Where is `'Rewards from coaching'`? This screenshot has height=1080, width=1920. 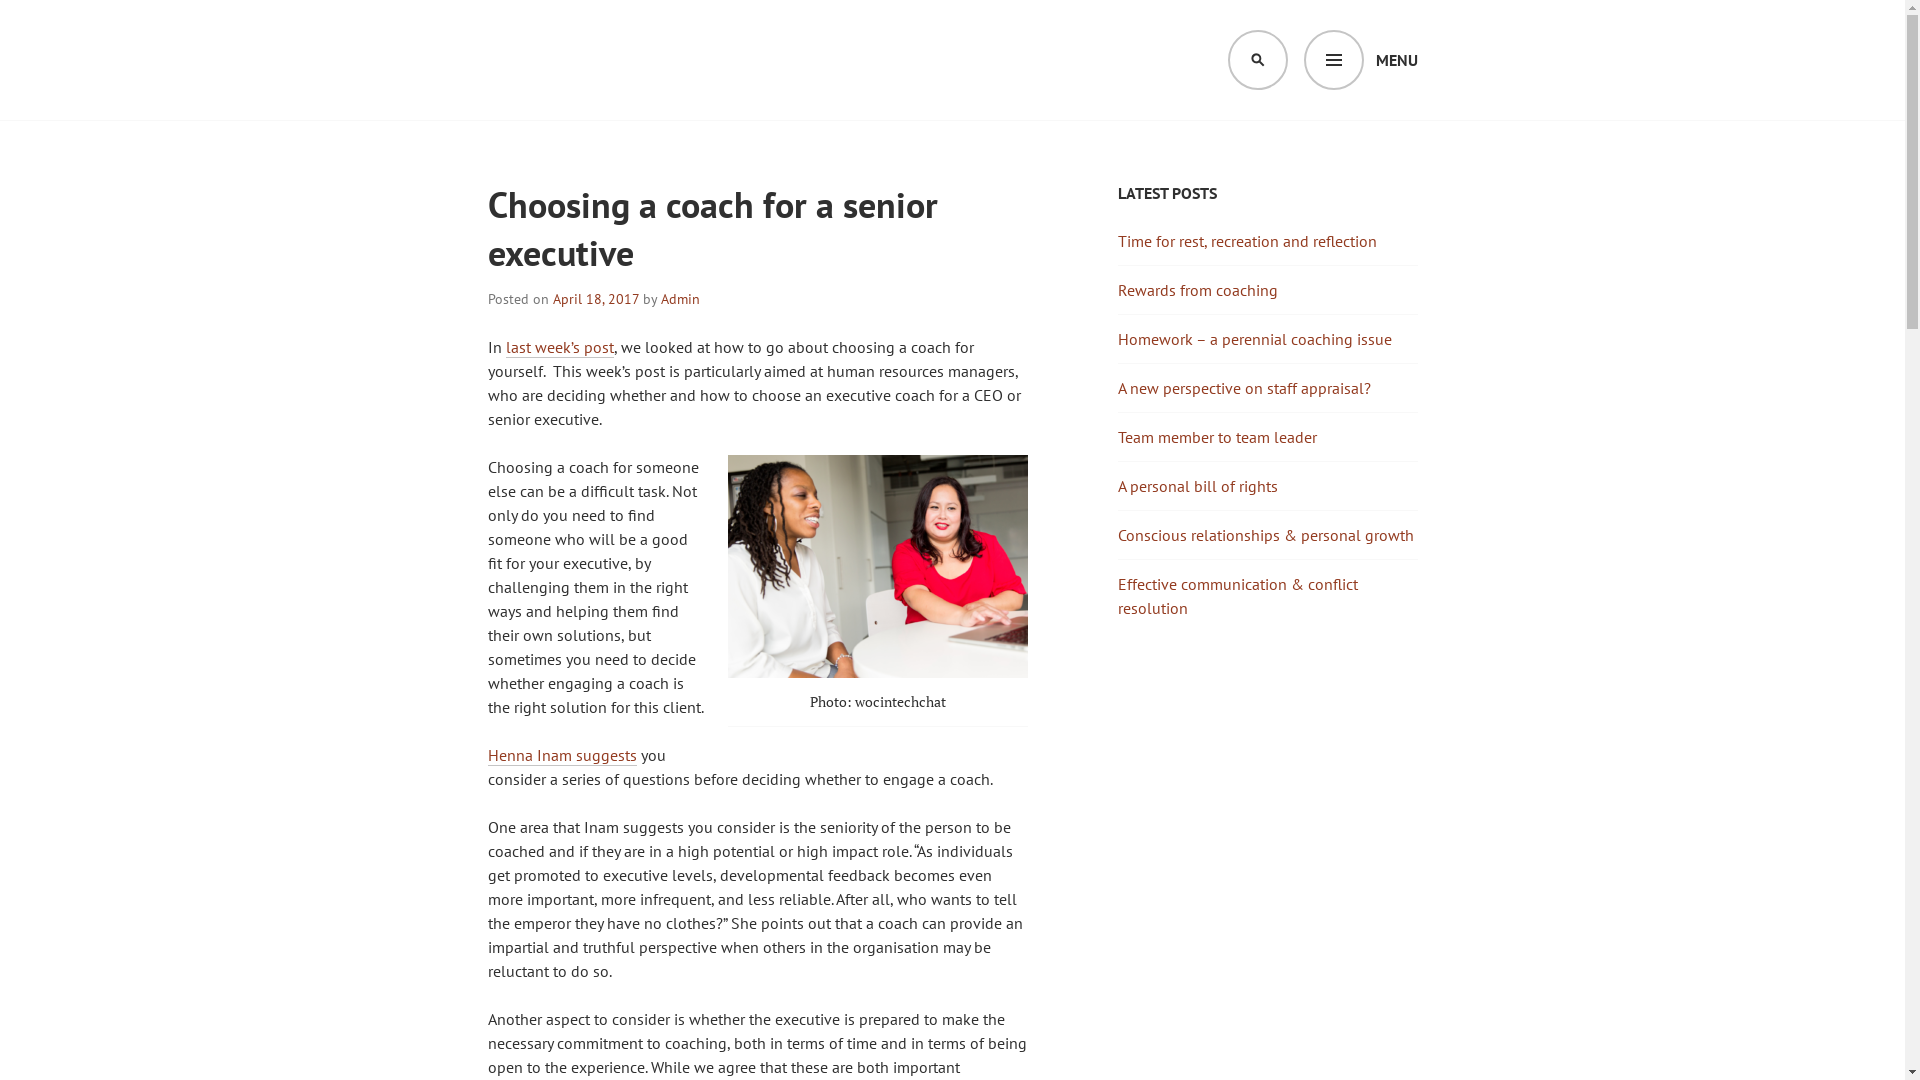 'Rewards from coaching' is located at coordinates (1198, 289).